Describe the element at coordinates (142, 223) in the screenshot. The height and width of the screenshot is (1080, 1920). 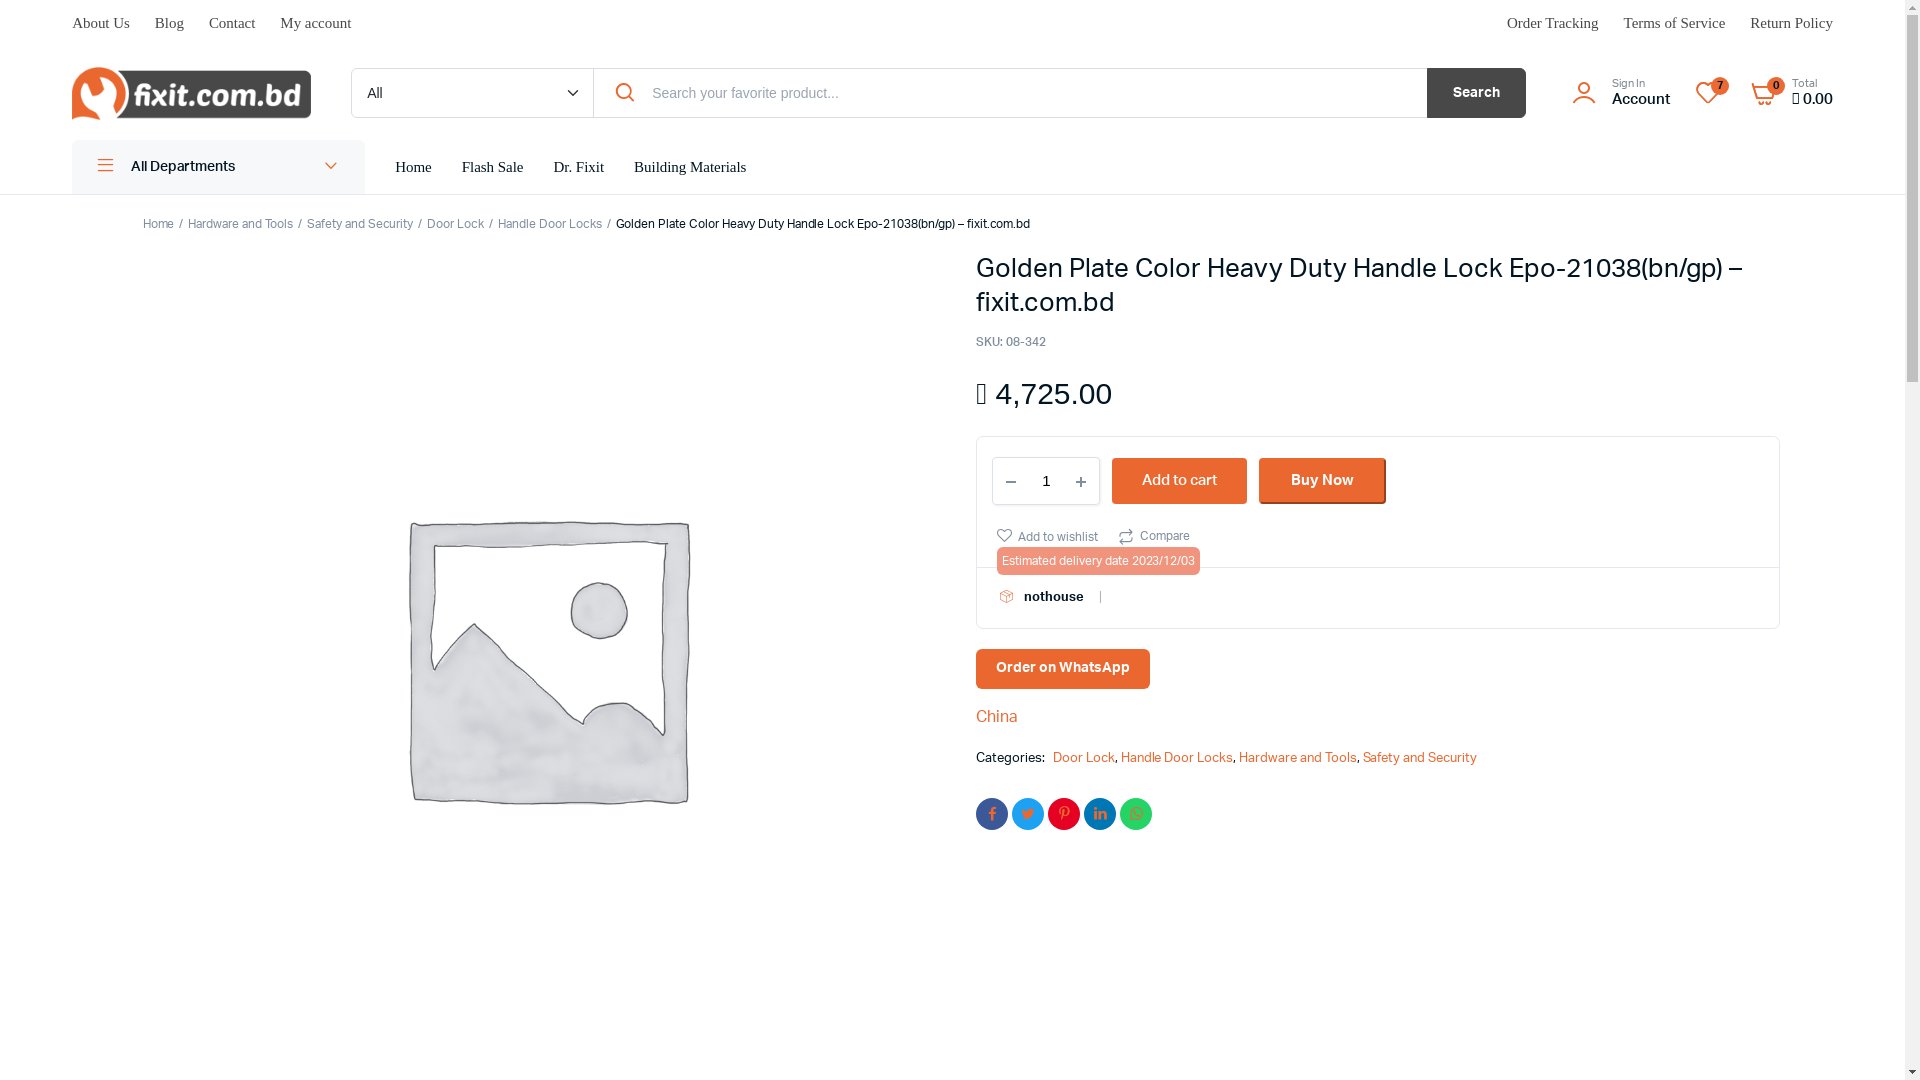
I see `'Home'` at that location.